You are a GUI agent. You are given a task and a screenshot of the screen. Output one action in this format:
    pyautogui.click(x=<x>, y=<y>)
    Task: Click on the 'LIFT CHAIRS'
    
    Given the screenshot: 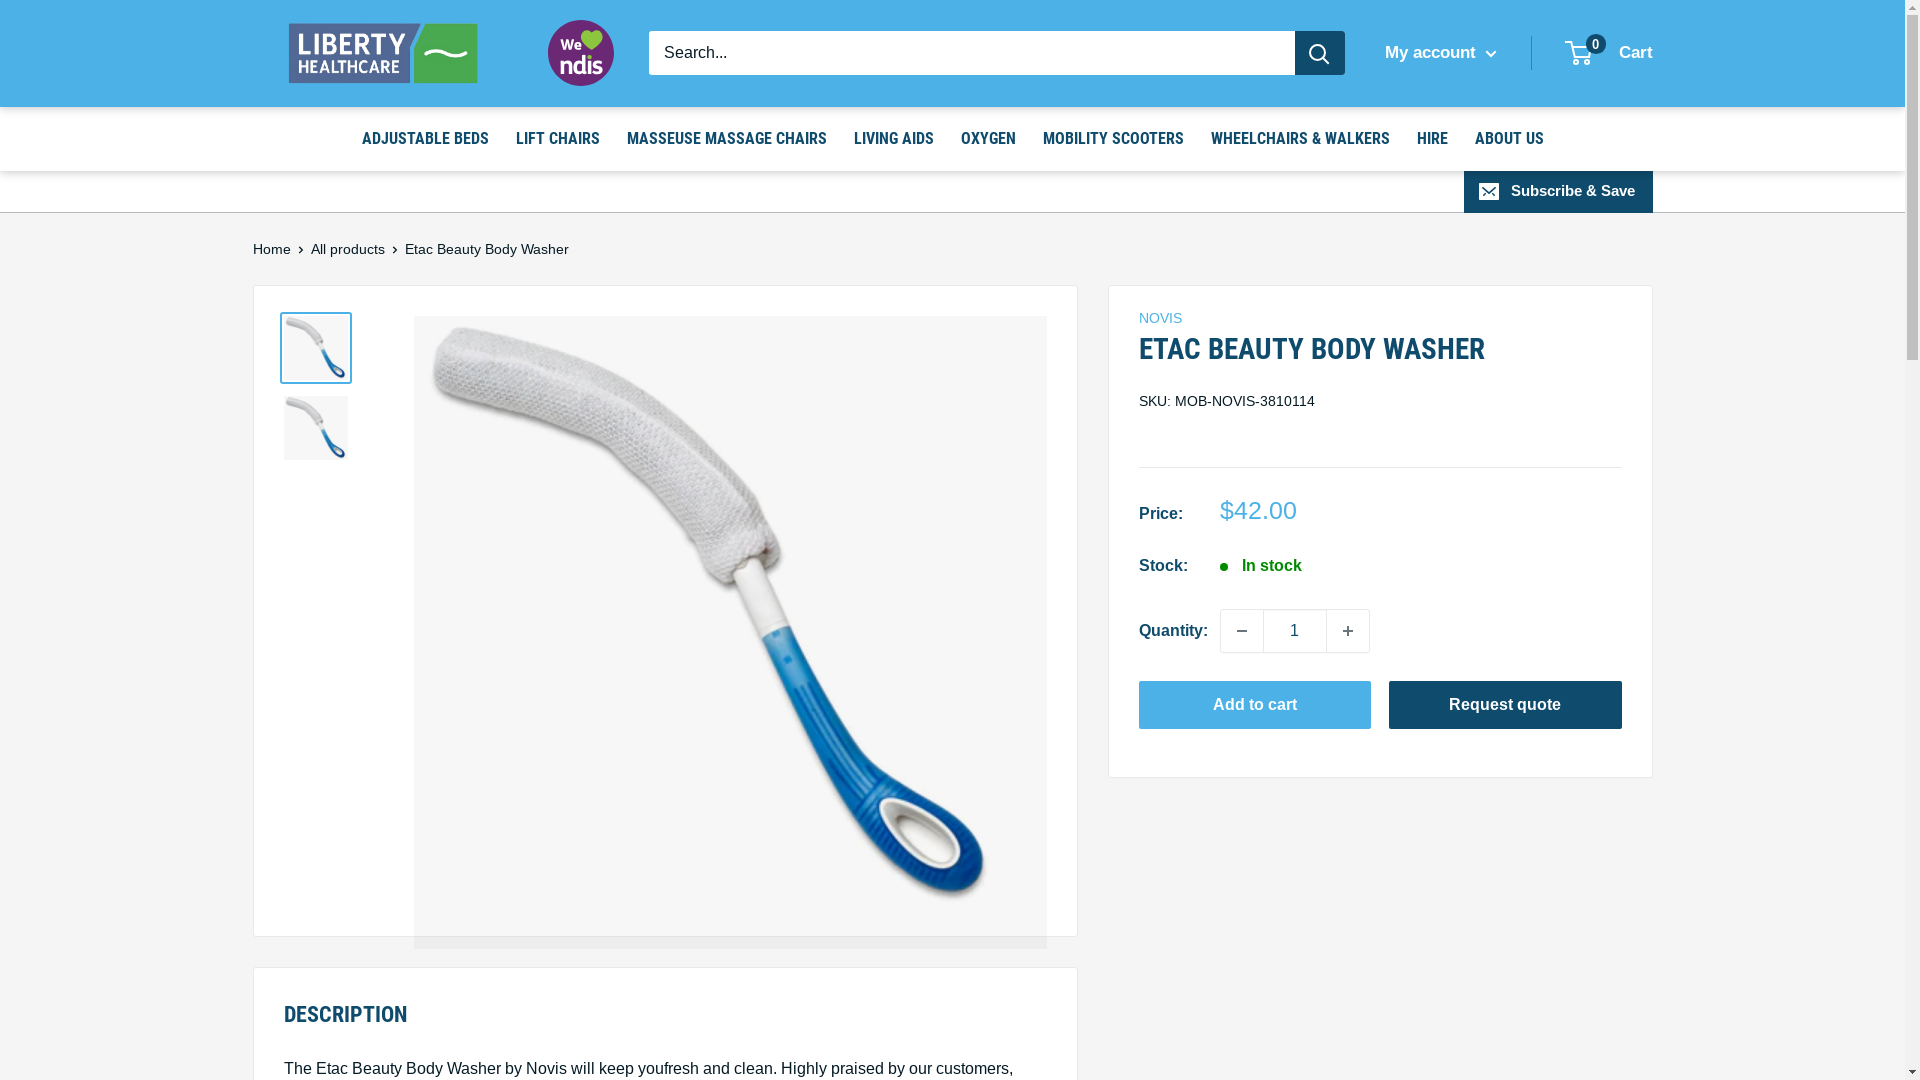 What is the action you would take?
    pyautogui.click(x=557, y=137)
    